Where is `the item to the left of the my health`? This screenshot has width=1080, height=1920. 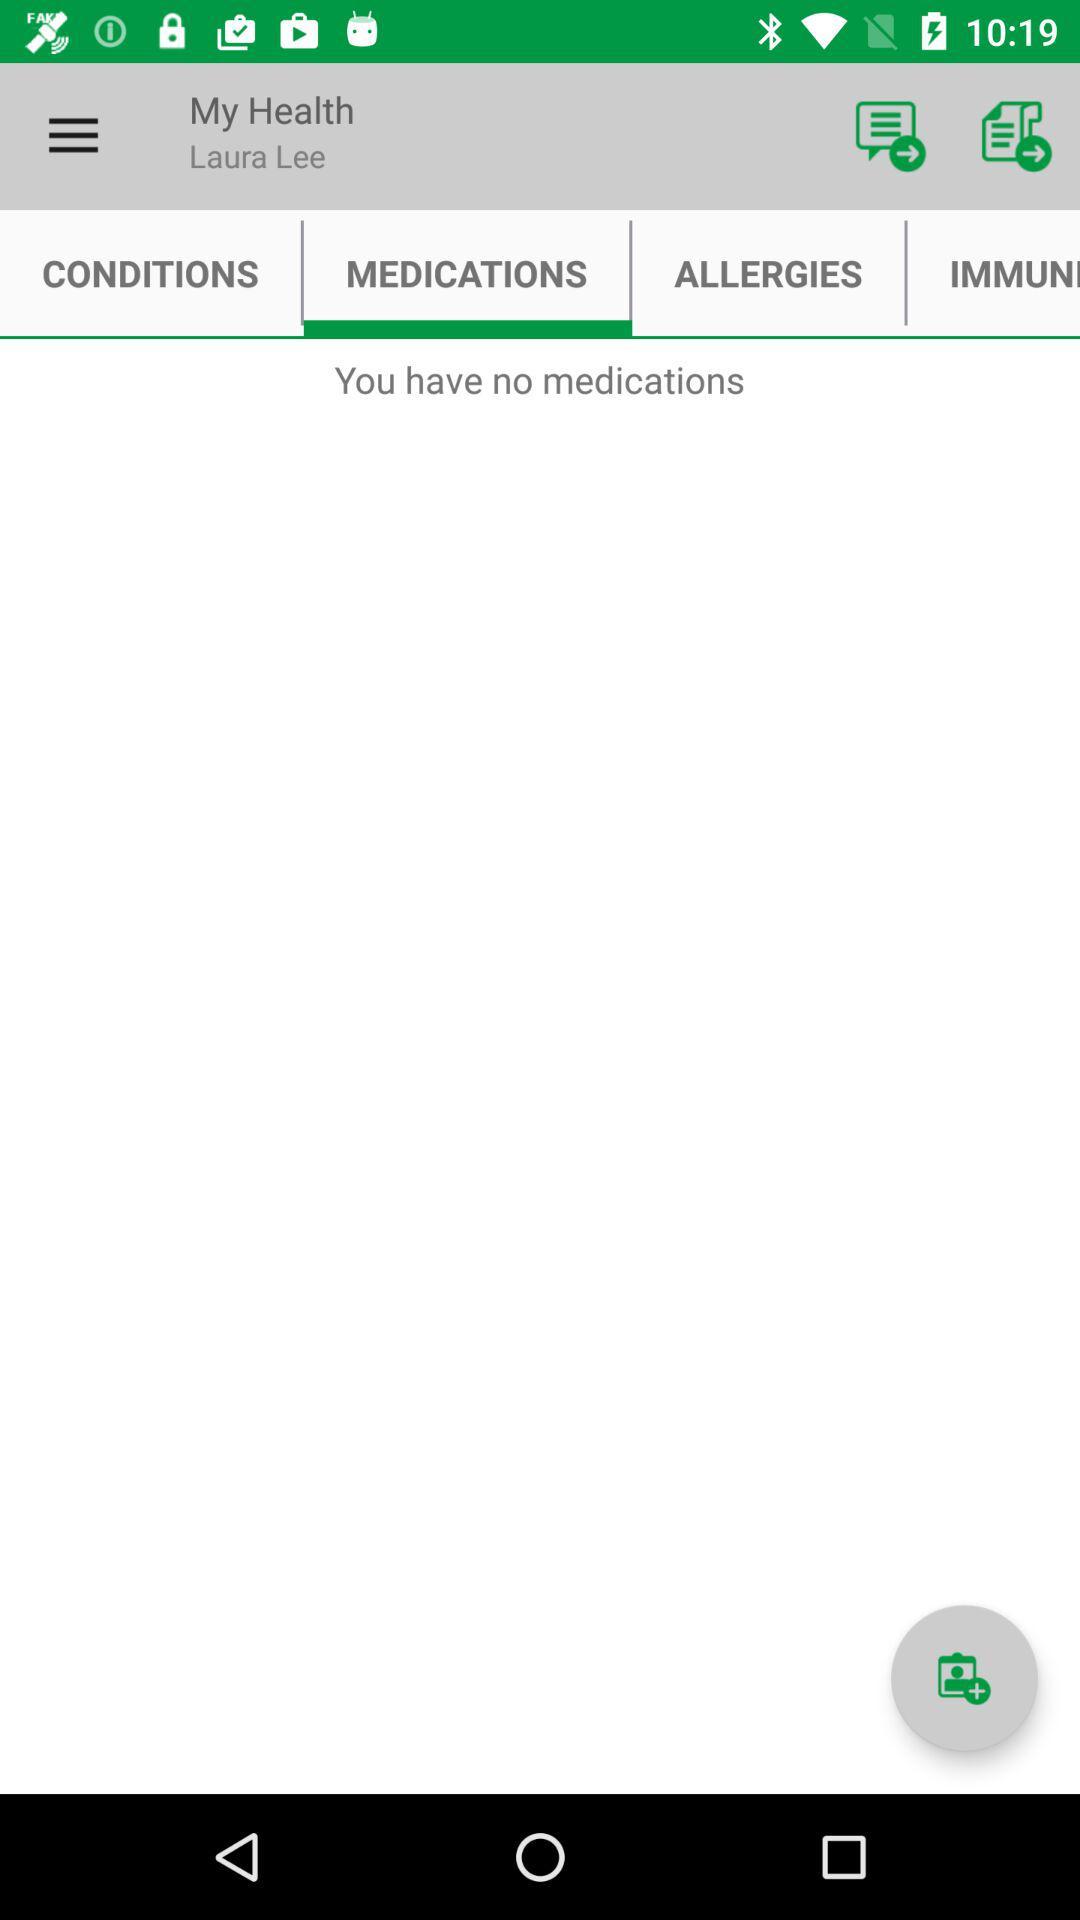
the item to the left of the my health is located at coordinates (72, 135).